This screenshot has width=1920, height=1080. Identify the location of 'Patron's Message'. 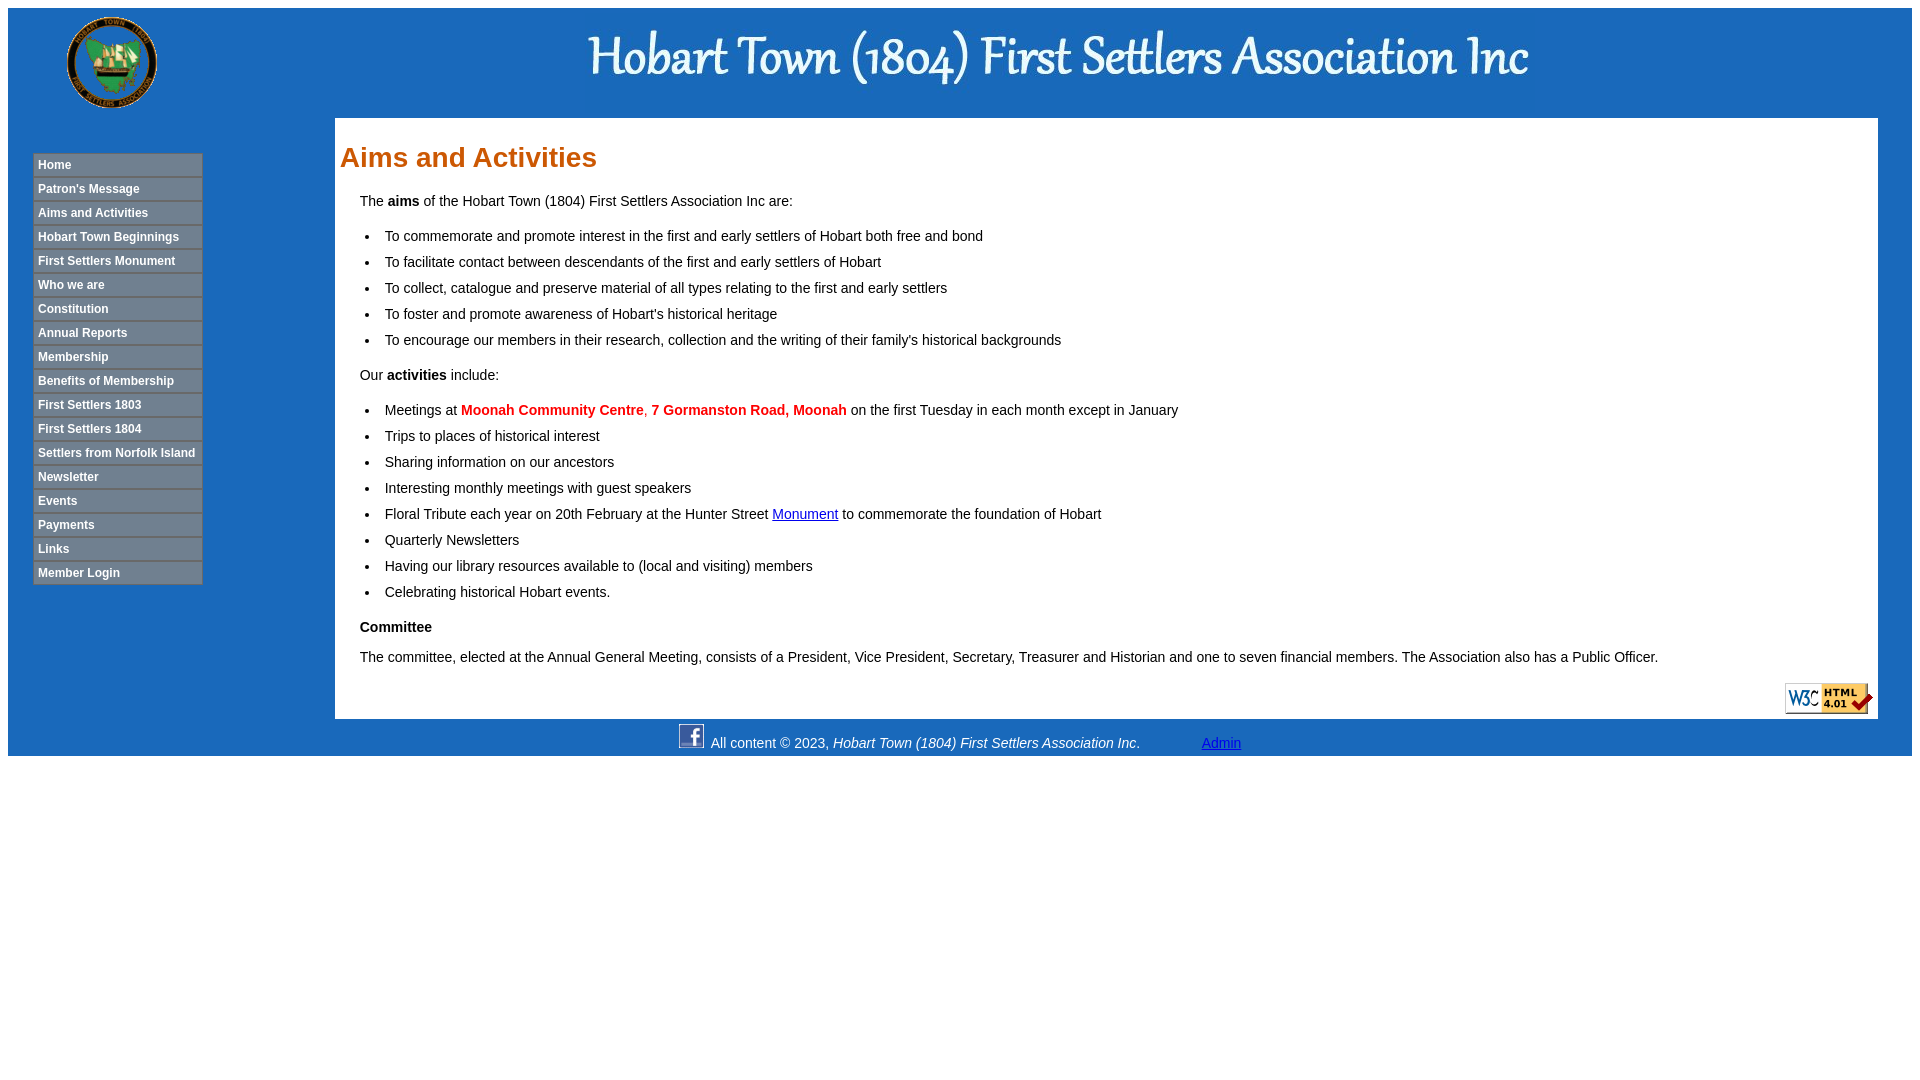
(117, 189).